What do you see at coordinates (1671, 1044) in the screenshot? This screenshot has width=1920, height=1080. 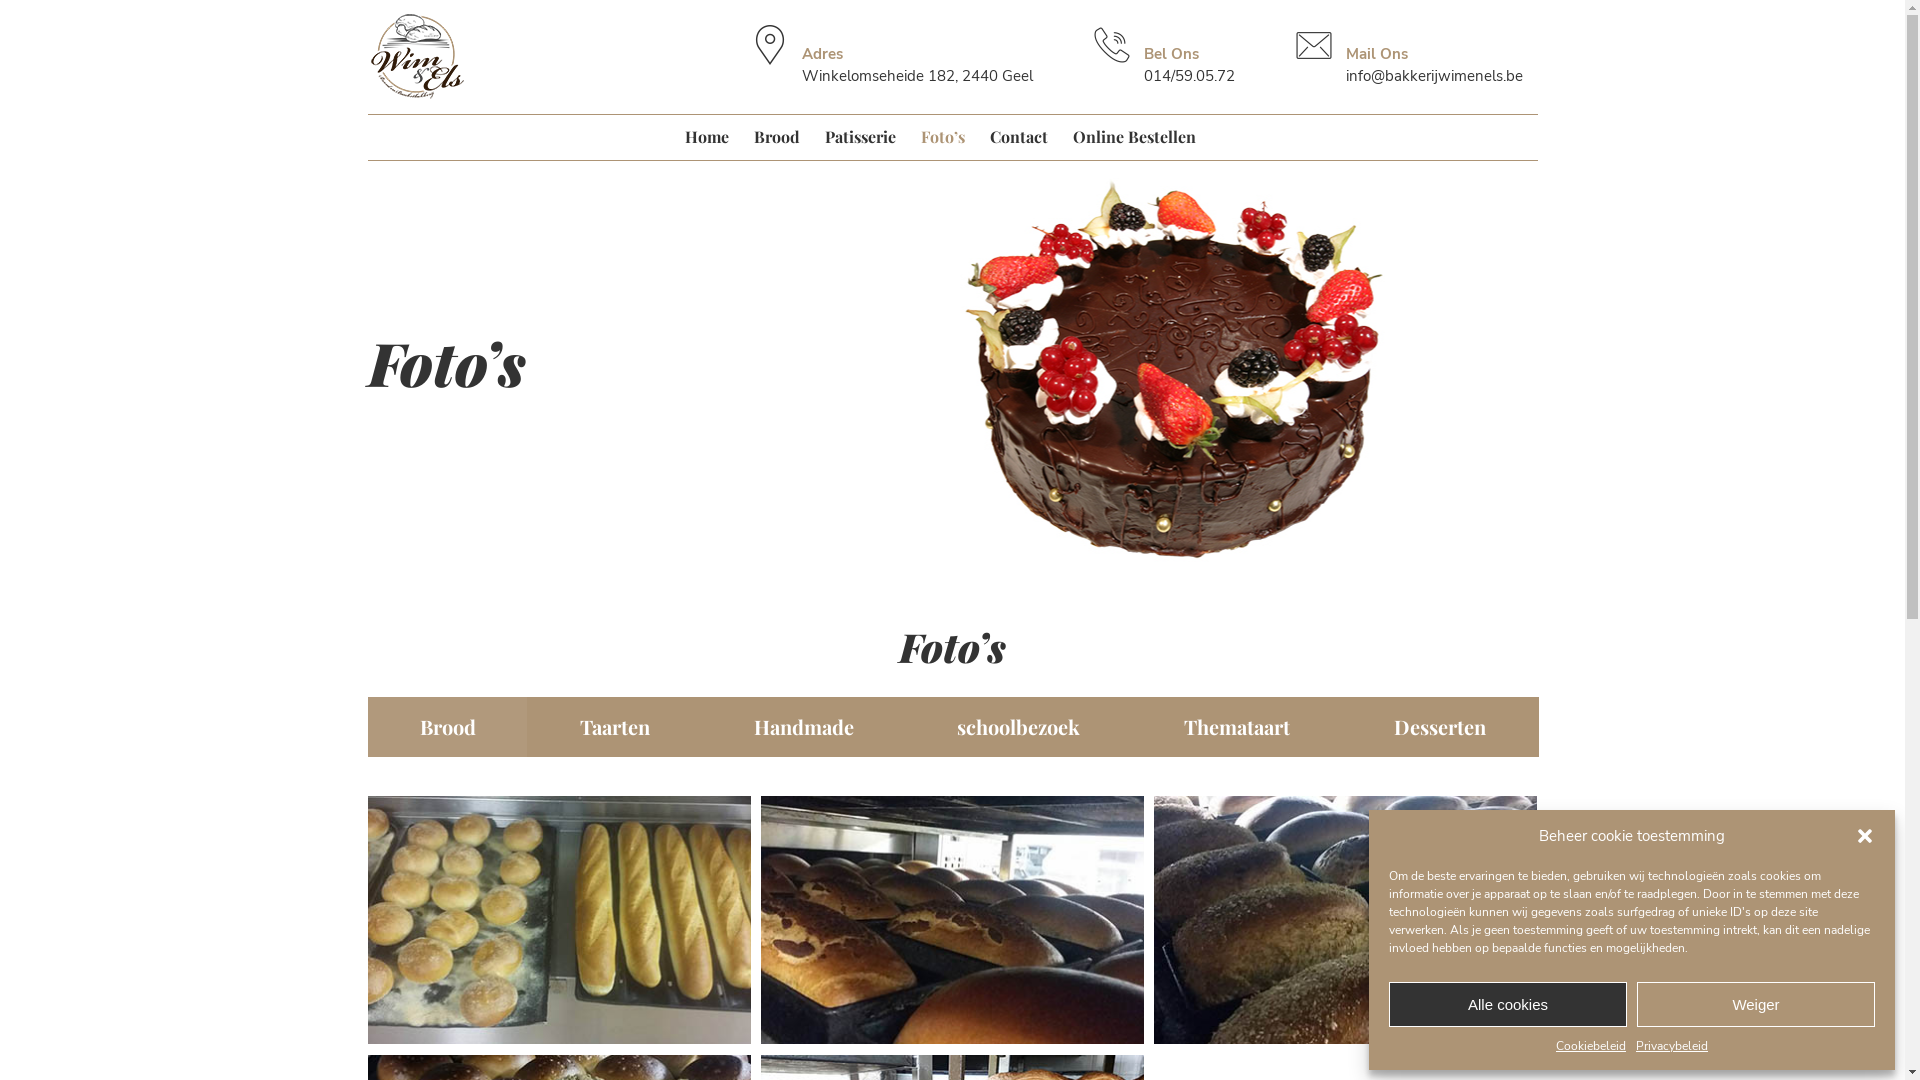 I see `'Privacybeleid'` at bounding box center [1671, 1044].